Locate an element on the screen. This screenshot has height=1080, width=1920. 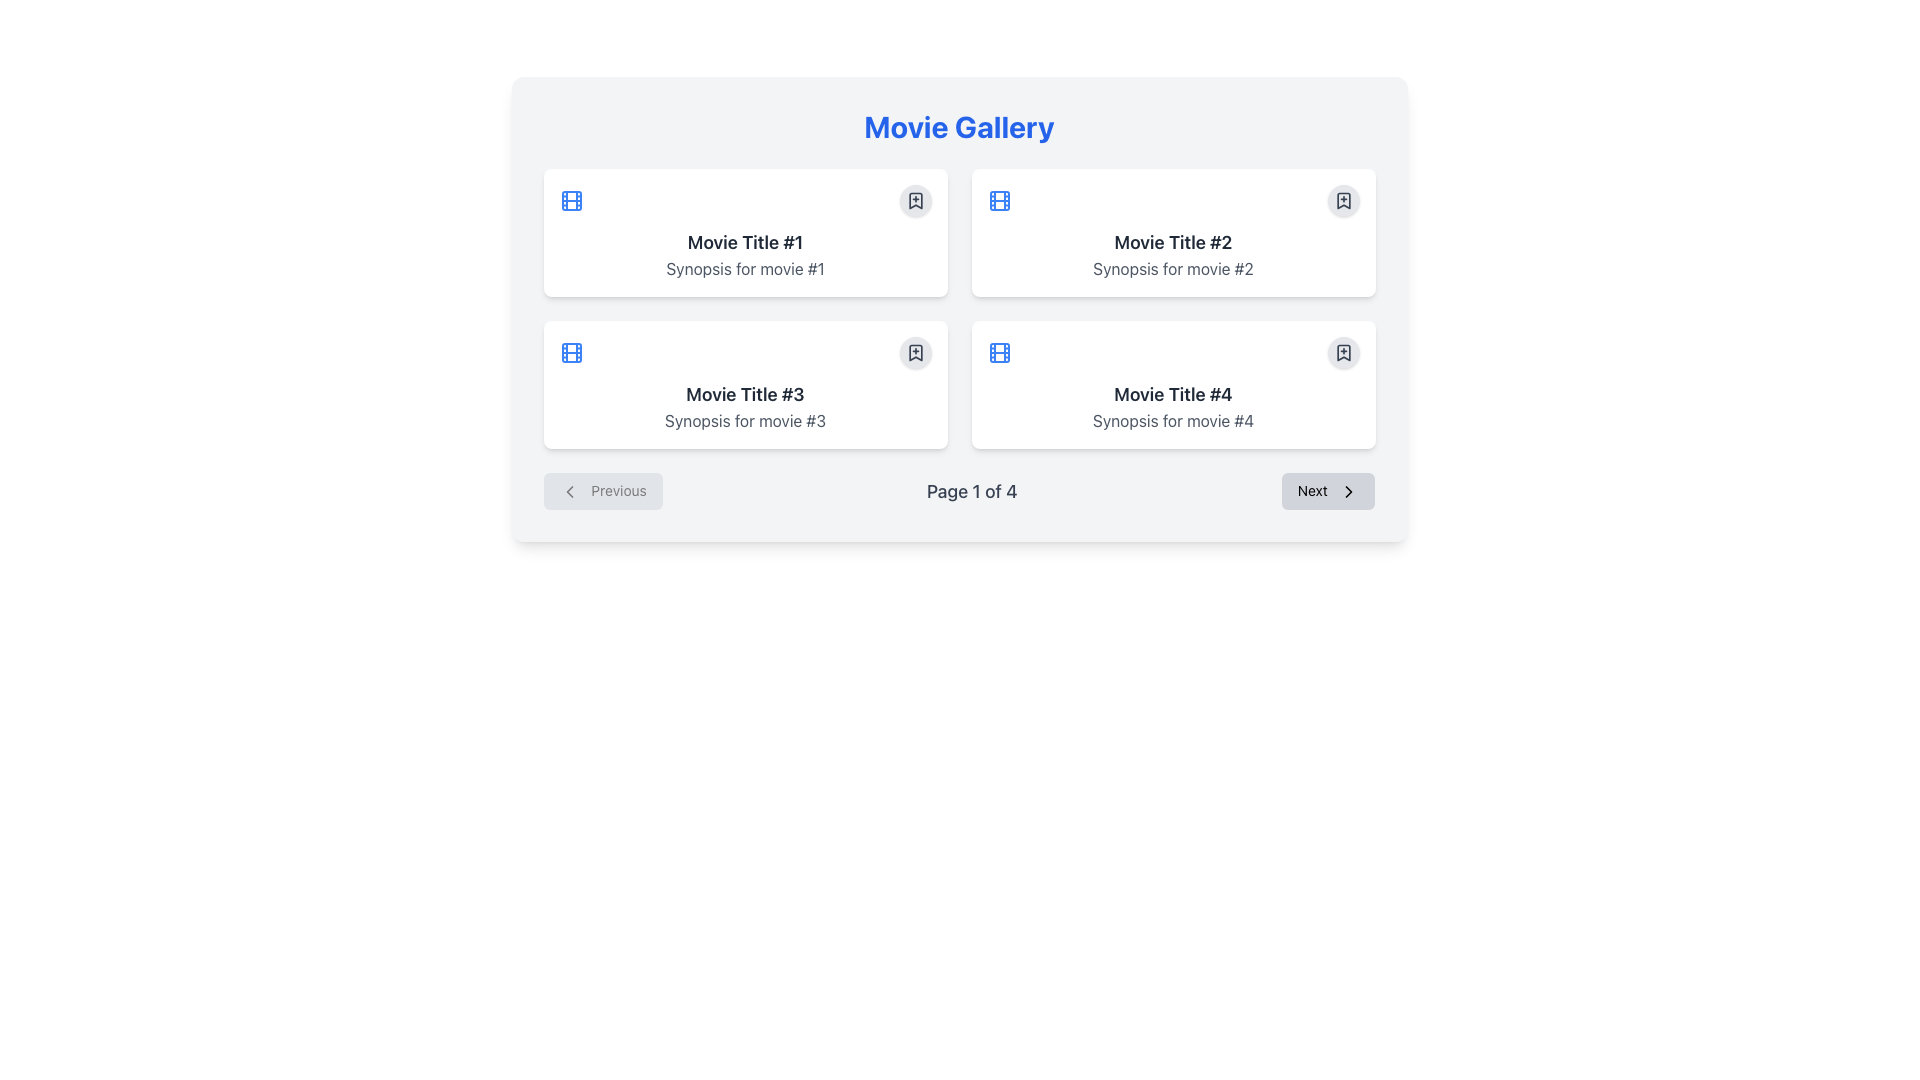
the bookmark button located in the top-right corner of the card labeled 'Movie Title #2' to bookmark the item is located at coordinates (1343, 200).